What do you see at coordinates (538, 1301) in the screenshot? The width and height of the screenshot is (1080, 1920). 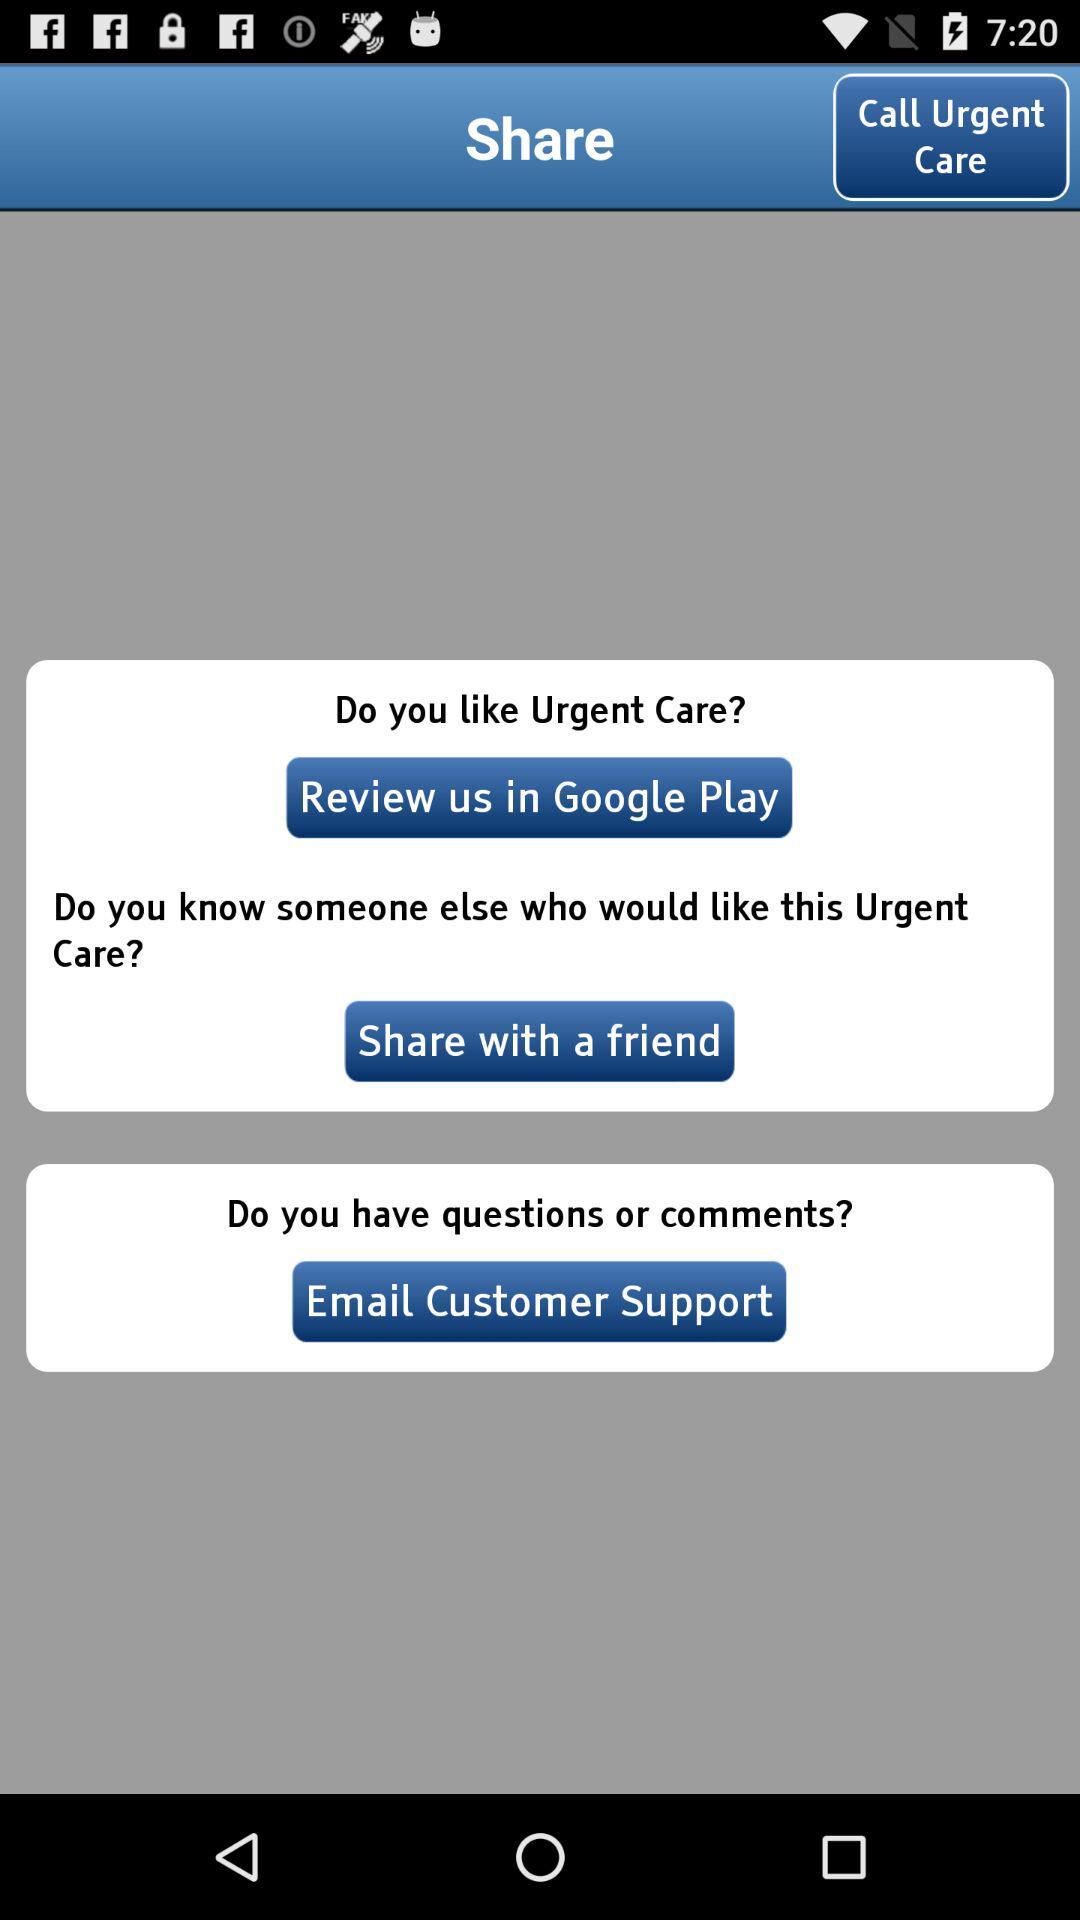 I see `the icon below do you have icon` at bounding box center [538, 1301].